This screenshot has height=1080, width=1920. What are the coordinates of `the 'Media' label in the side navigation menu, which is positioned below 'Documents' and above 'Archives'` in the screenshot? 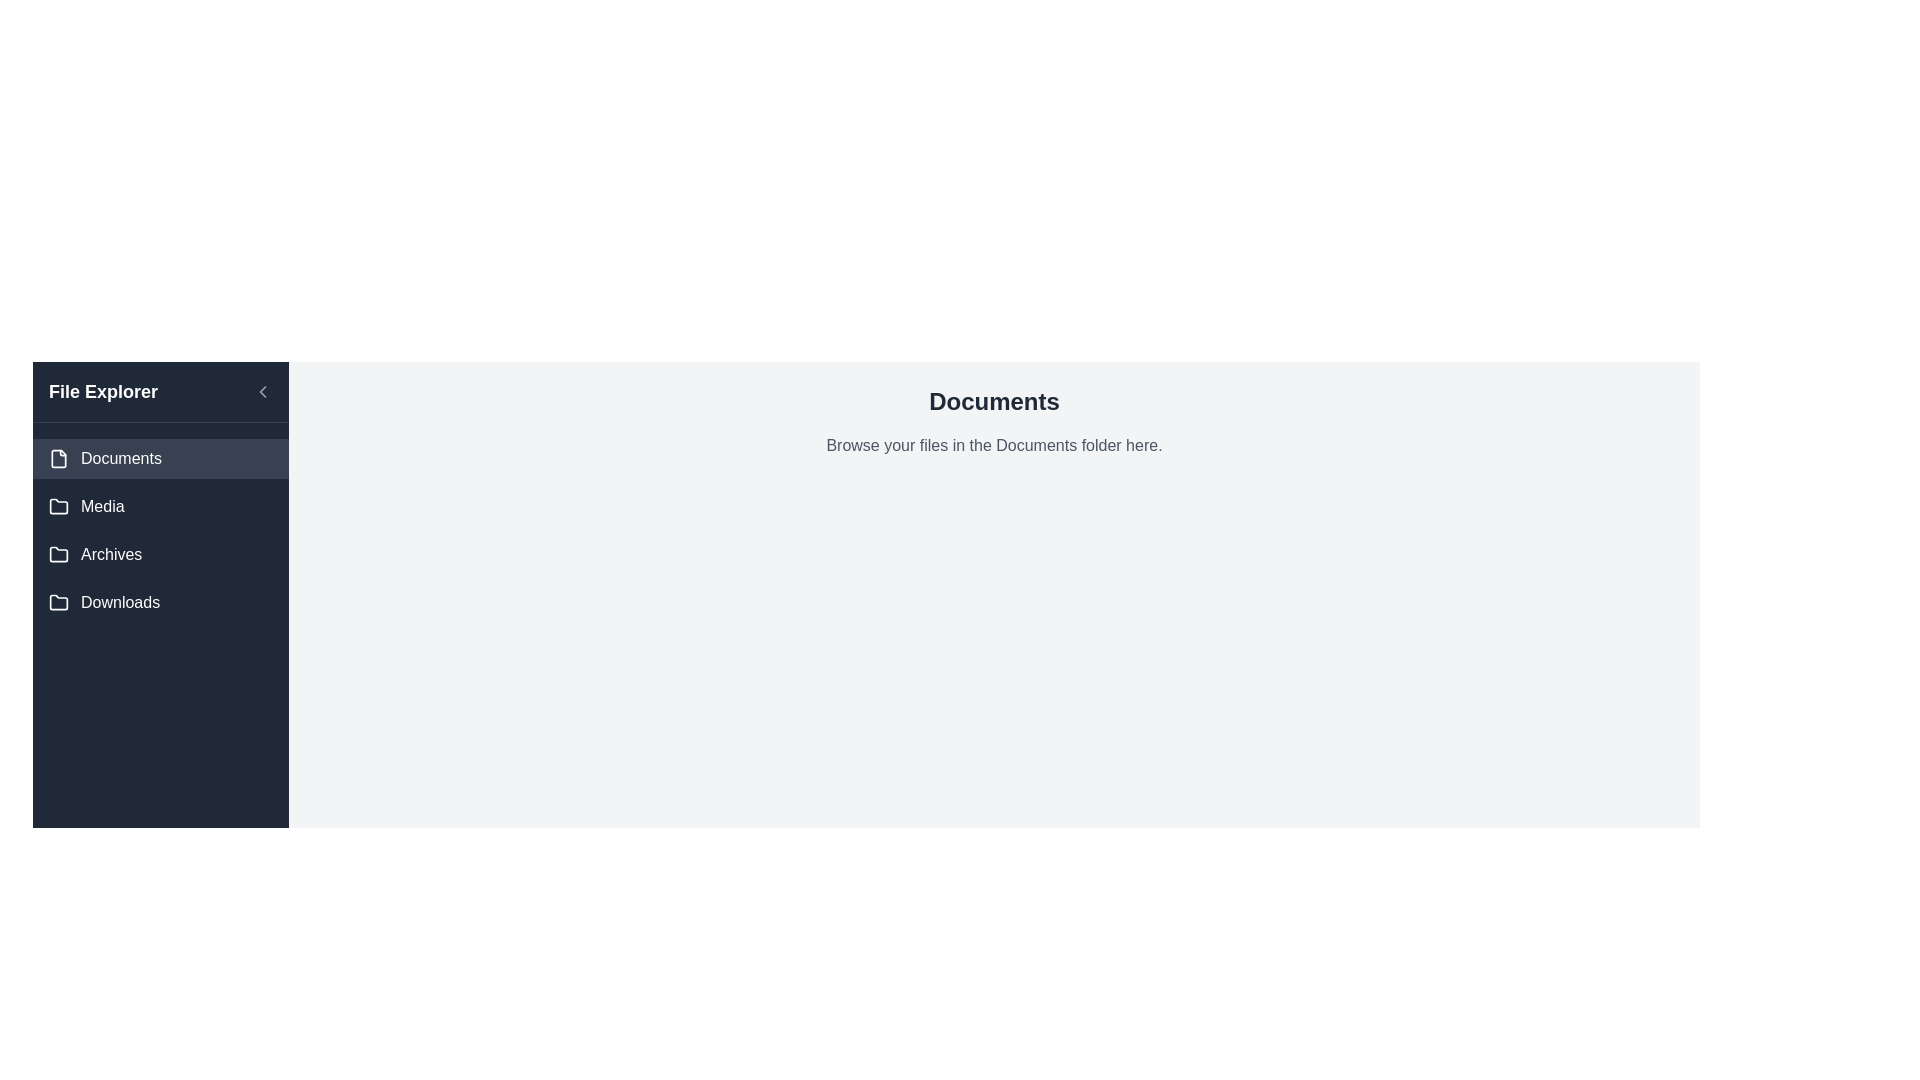 It's located at (101, 505).